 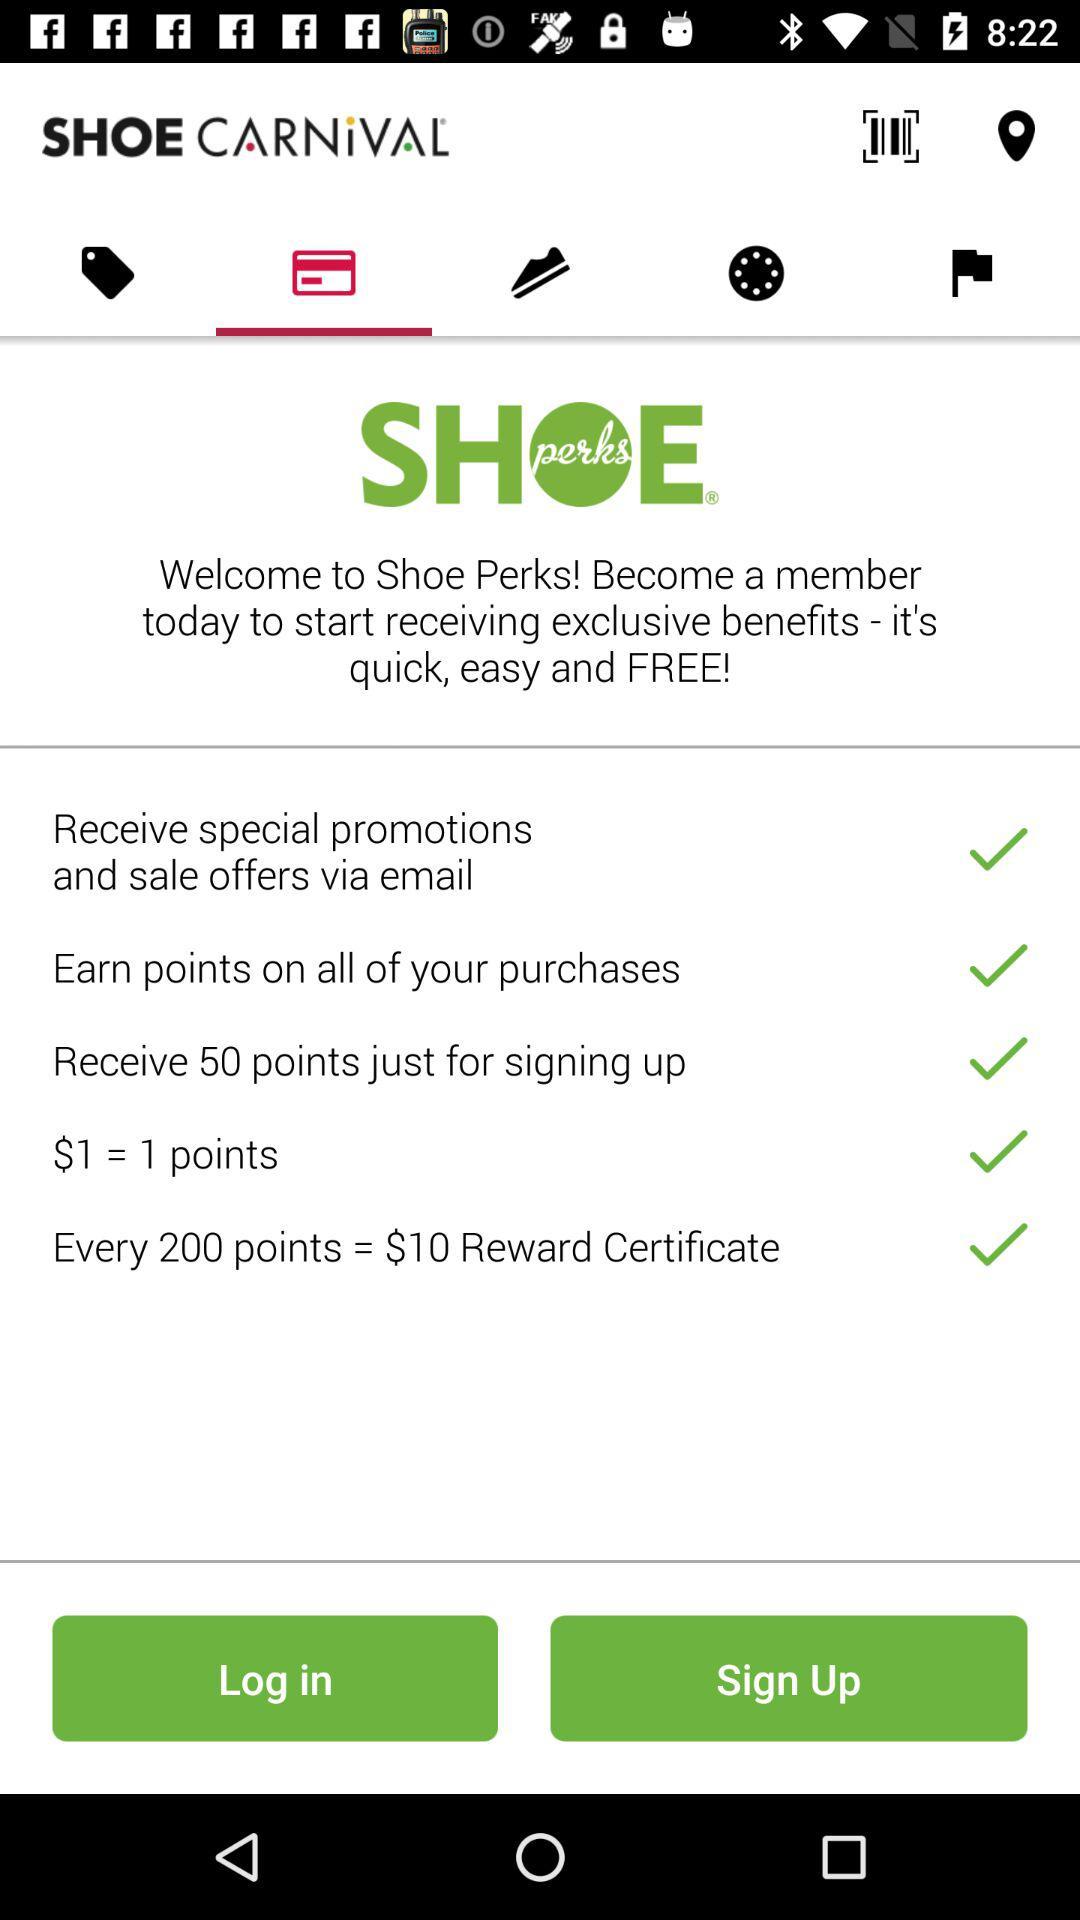 I want to click on the option news feed which is after tag option, so click(x=323, y=272).